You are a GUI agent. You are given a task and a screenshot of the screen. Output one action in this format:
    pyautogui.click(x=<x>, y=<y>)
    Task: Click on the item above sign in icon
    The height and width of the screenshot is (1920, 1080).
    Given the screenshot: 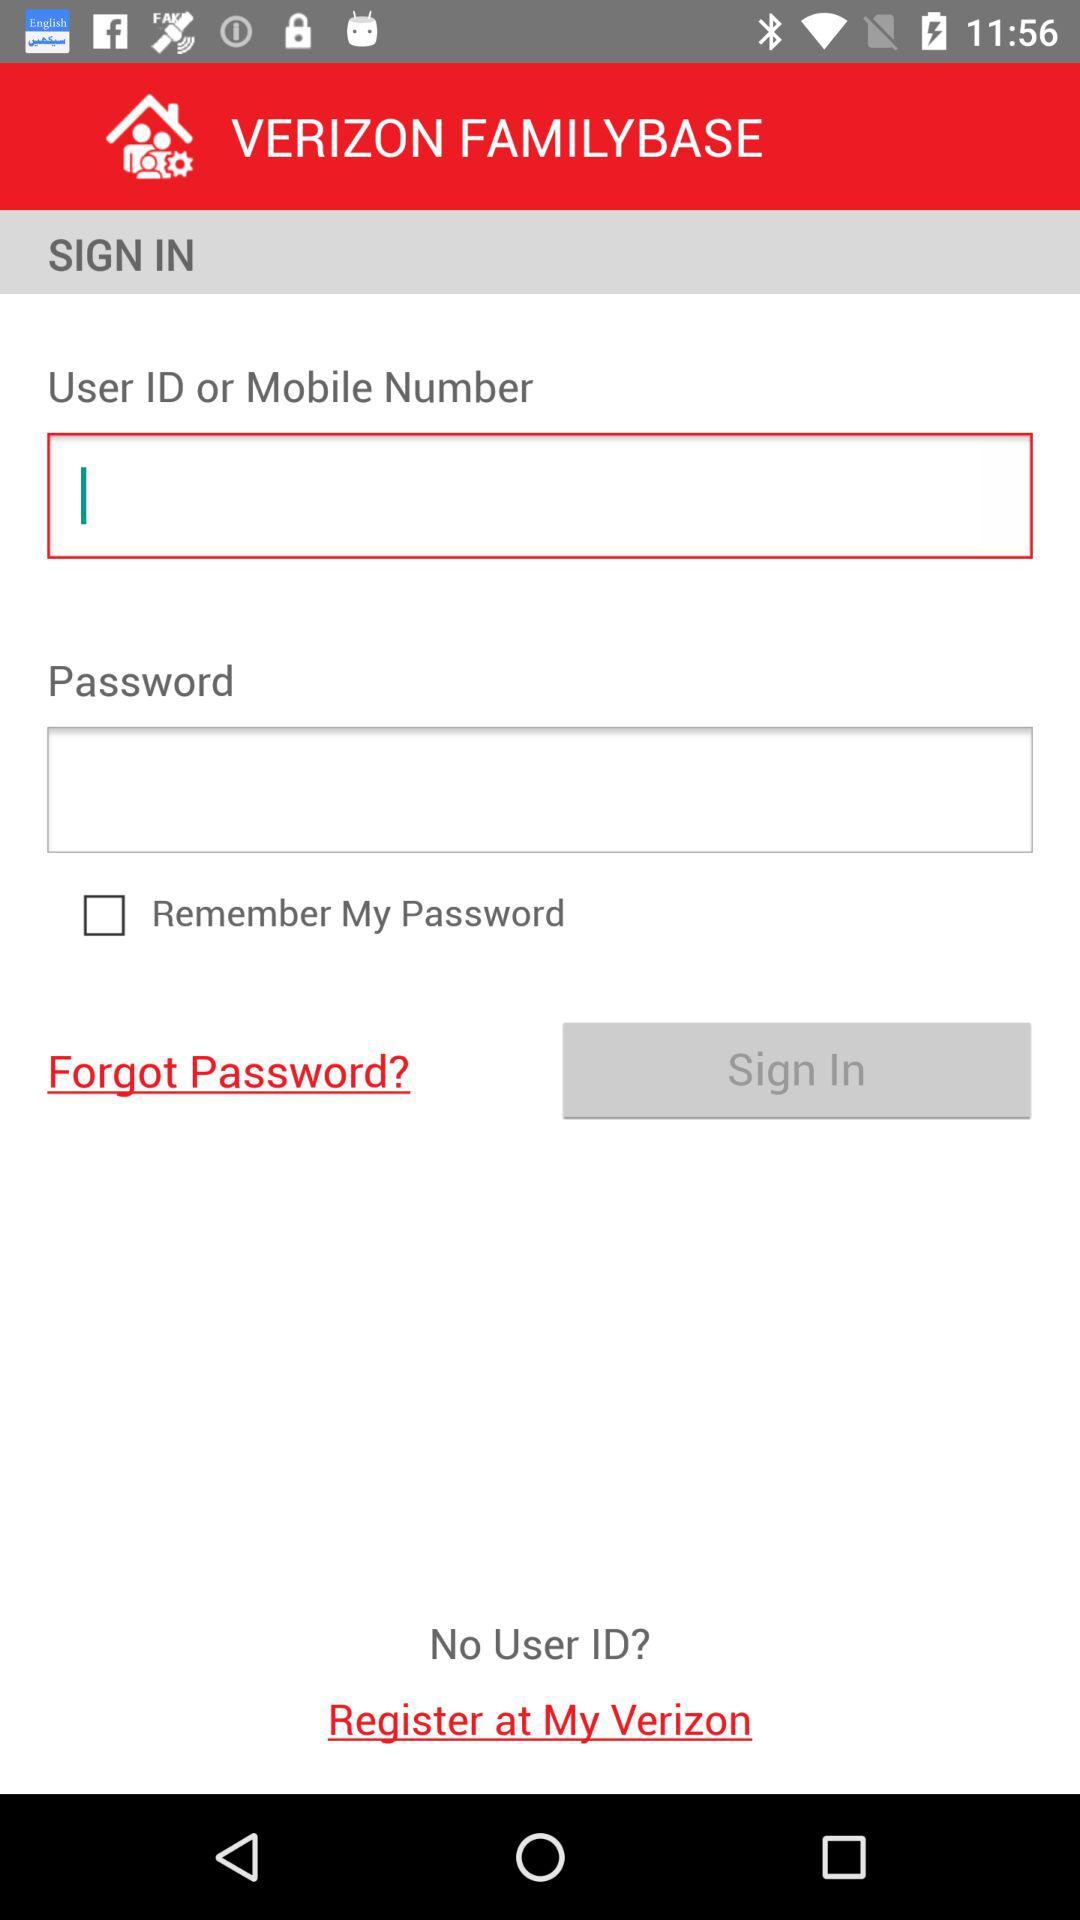 What is the action you would take?
    pyautogui.click(x=357, y=911)
    